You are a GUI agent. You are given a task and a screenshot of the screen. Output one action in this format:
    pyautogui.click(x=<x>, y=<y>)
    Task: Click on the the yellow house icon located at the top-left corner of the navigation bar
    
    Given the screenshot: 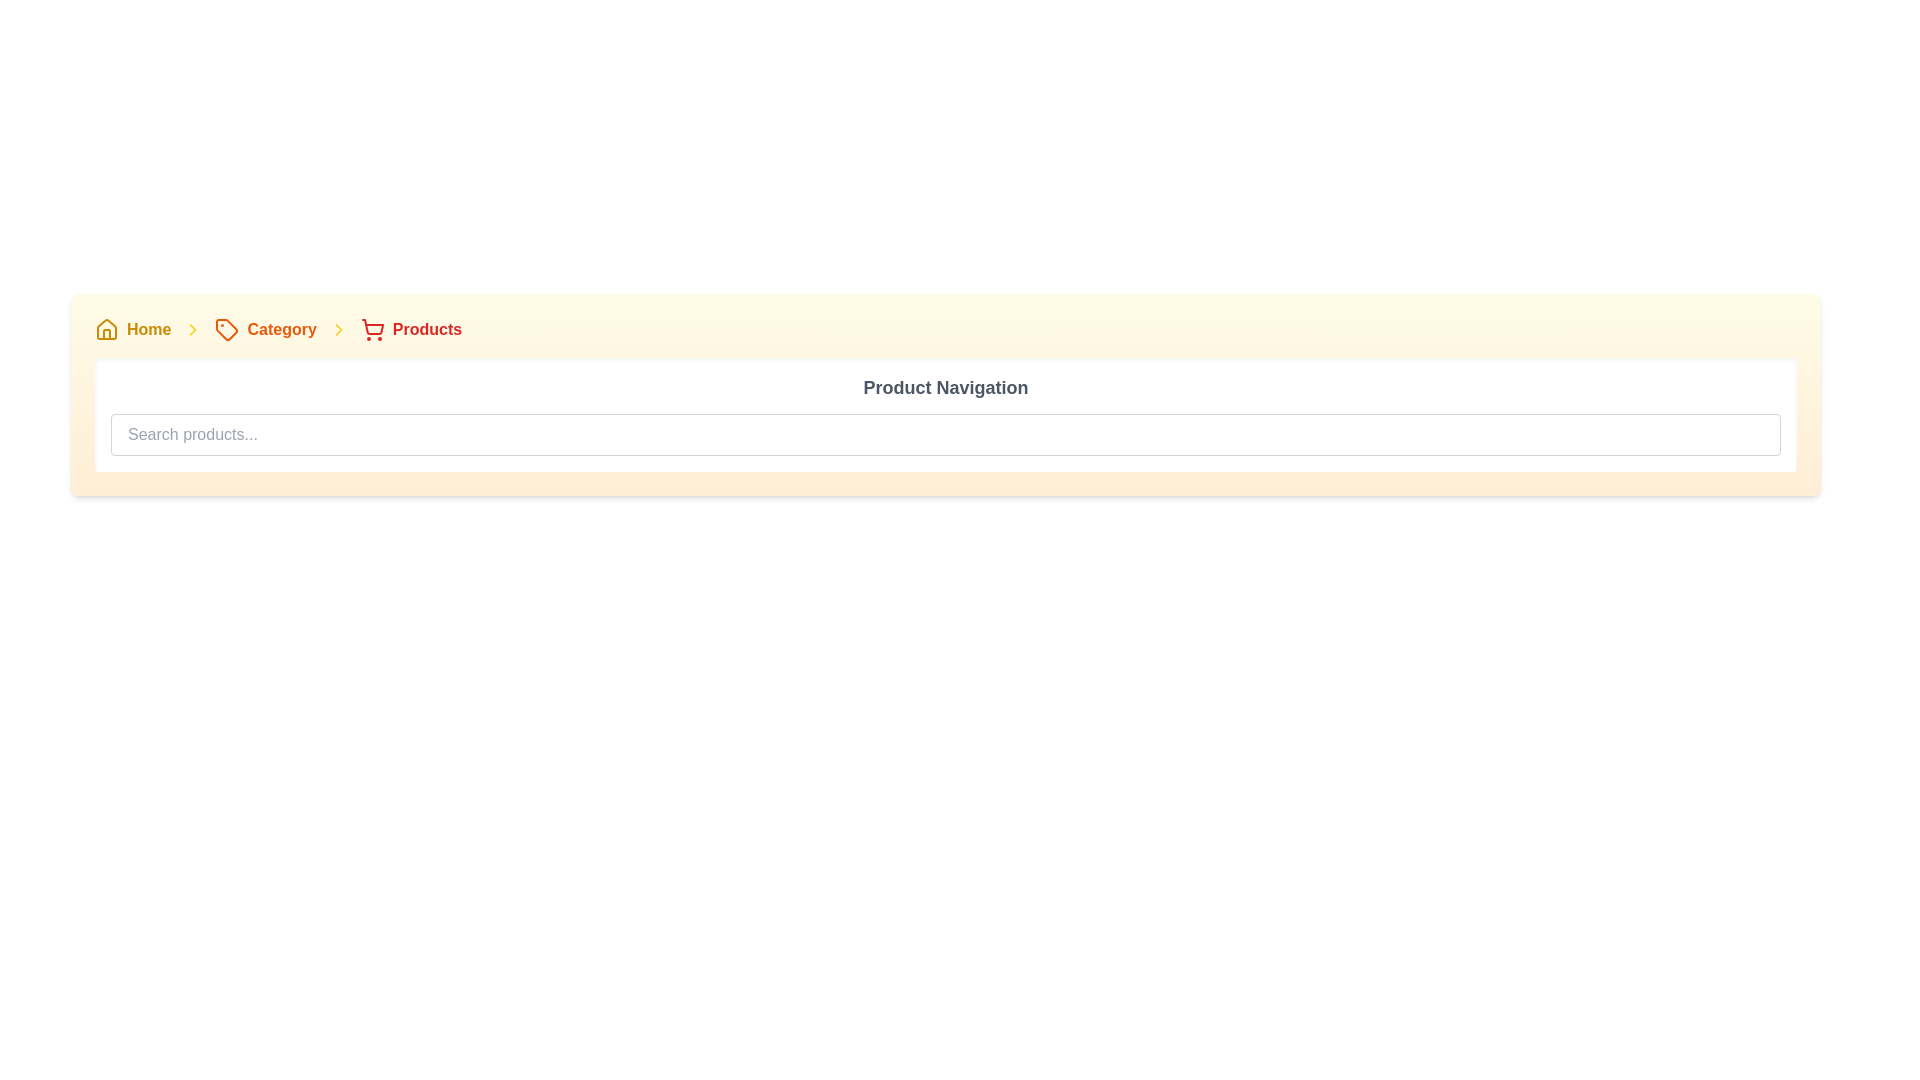 What is the action you would take?
    pyautogui.click(x=105, y=329)
    